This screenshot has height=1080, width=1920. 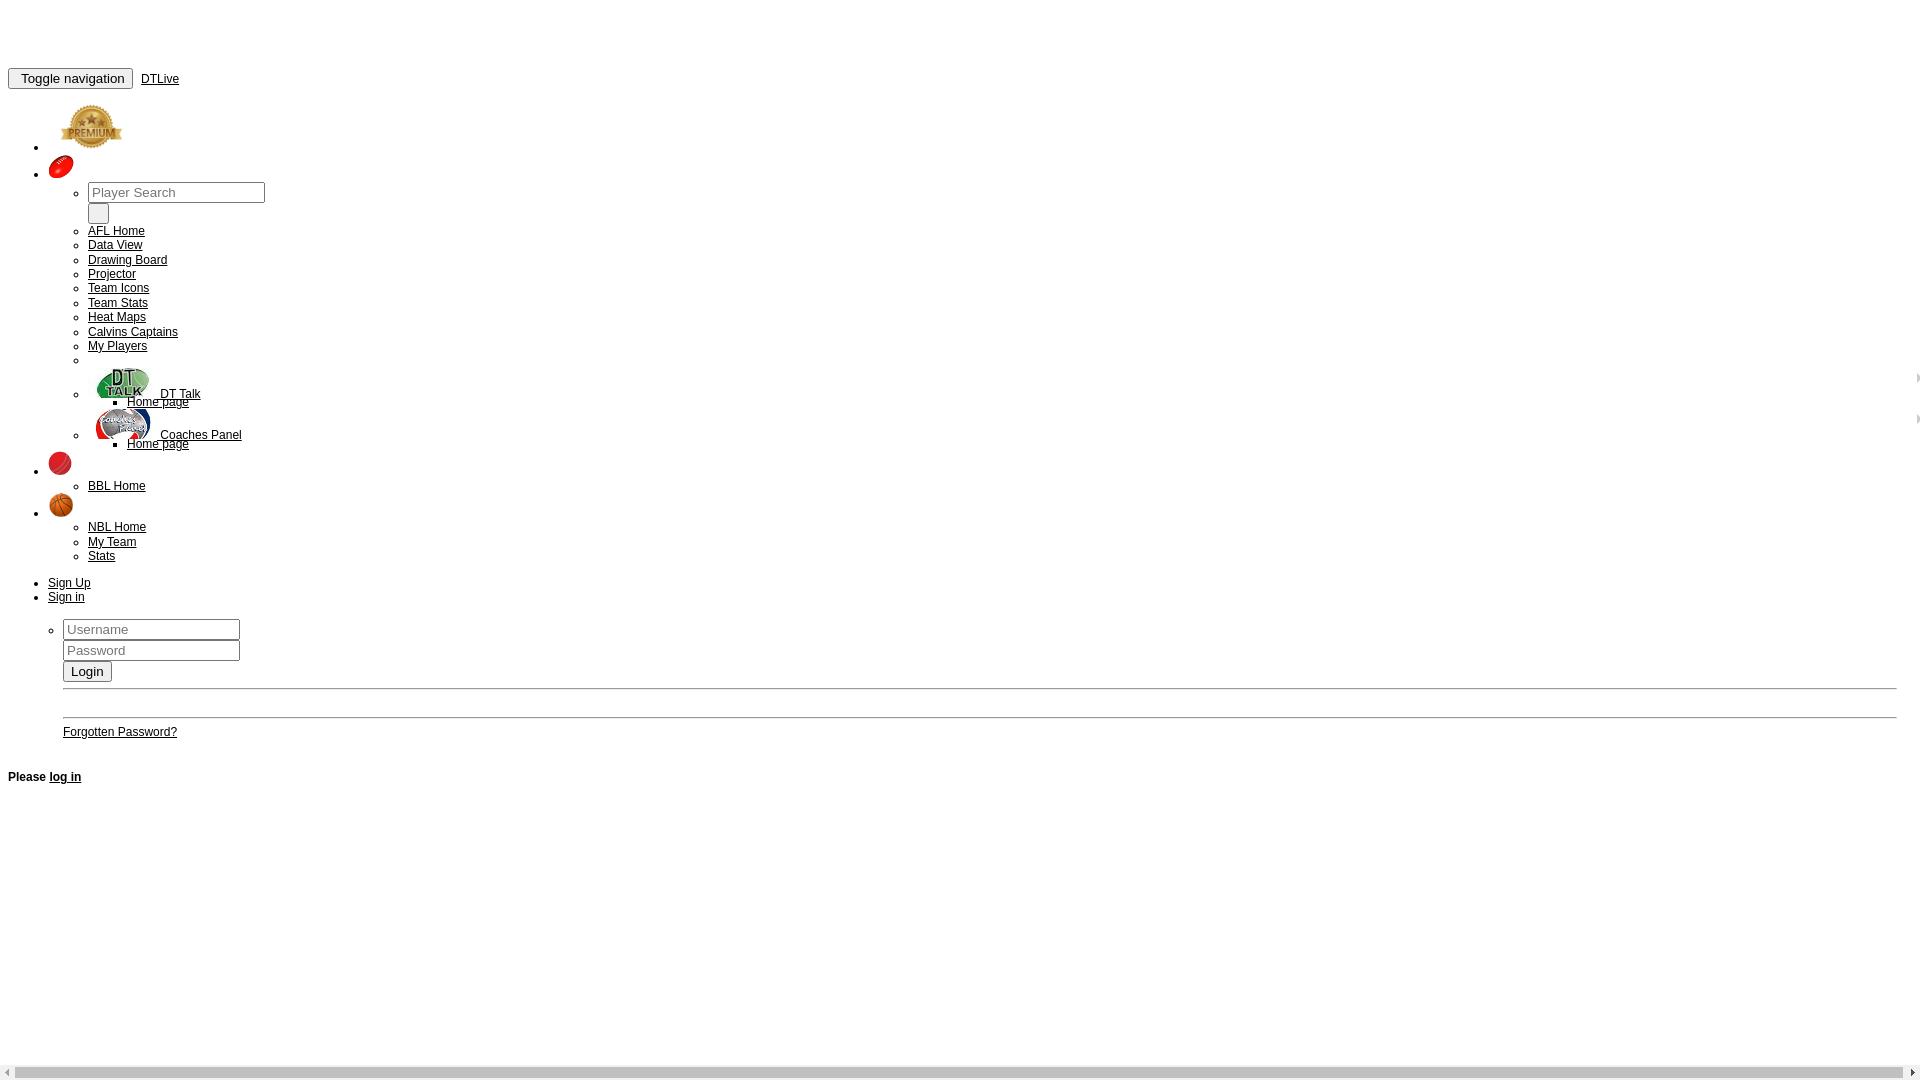 What do you see at coordinates (86, 288) in the screenshot?
I see `'Team Icons'` at bounding box center [86, 288].